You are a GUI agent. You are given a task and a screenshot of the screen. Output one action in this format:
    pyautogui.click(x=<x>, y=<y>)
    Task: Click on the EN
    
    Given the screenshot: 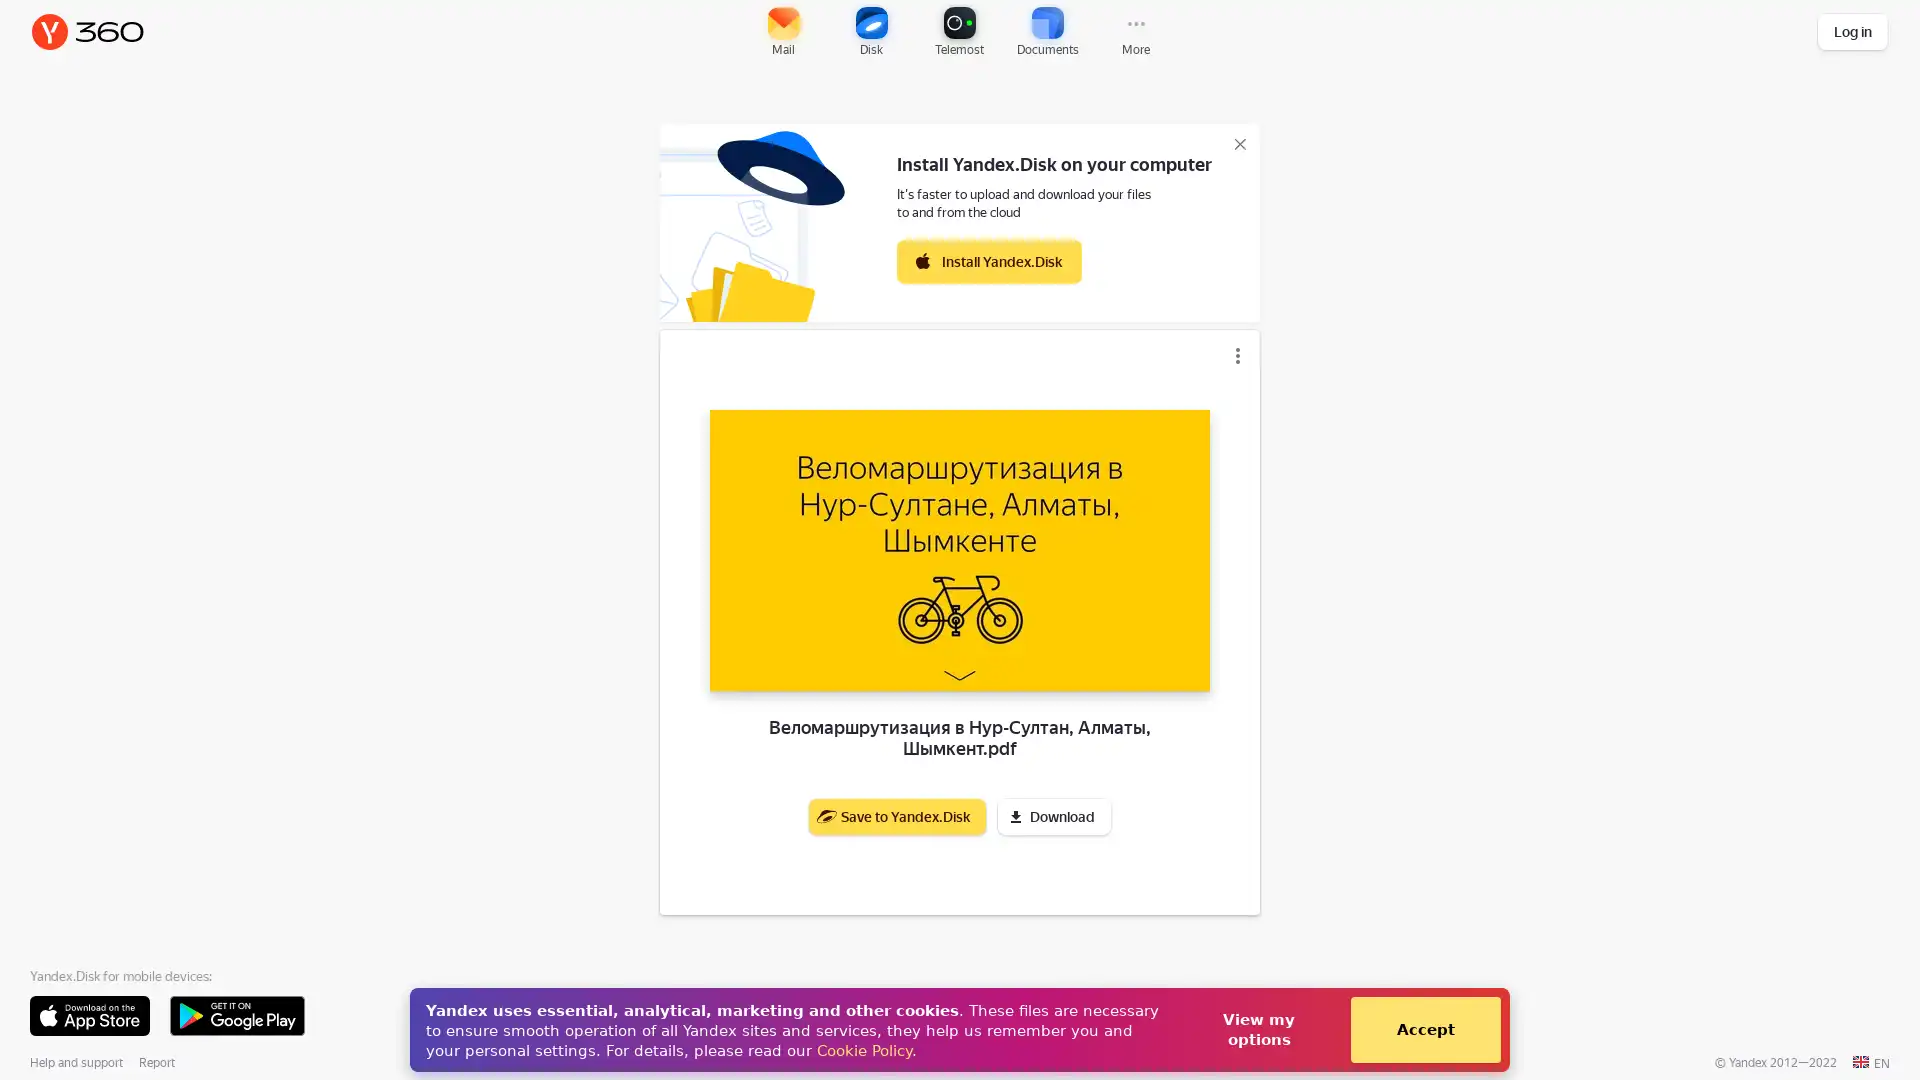 What is the action you would take?
    pyautogui.click(x=1870, y=1062)
    